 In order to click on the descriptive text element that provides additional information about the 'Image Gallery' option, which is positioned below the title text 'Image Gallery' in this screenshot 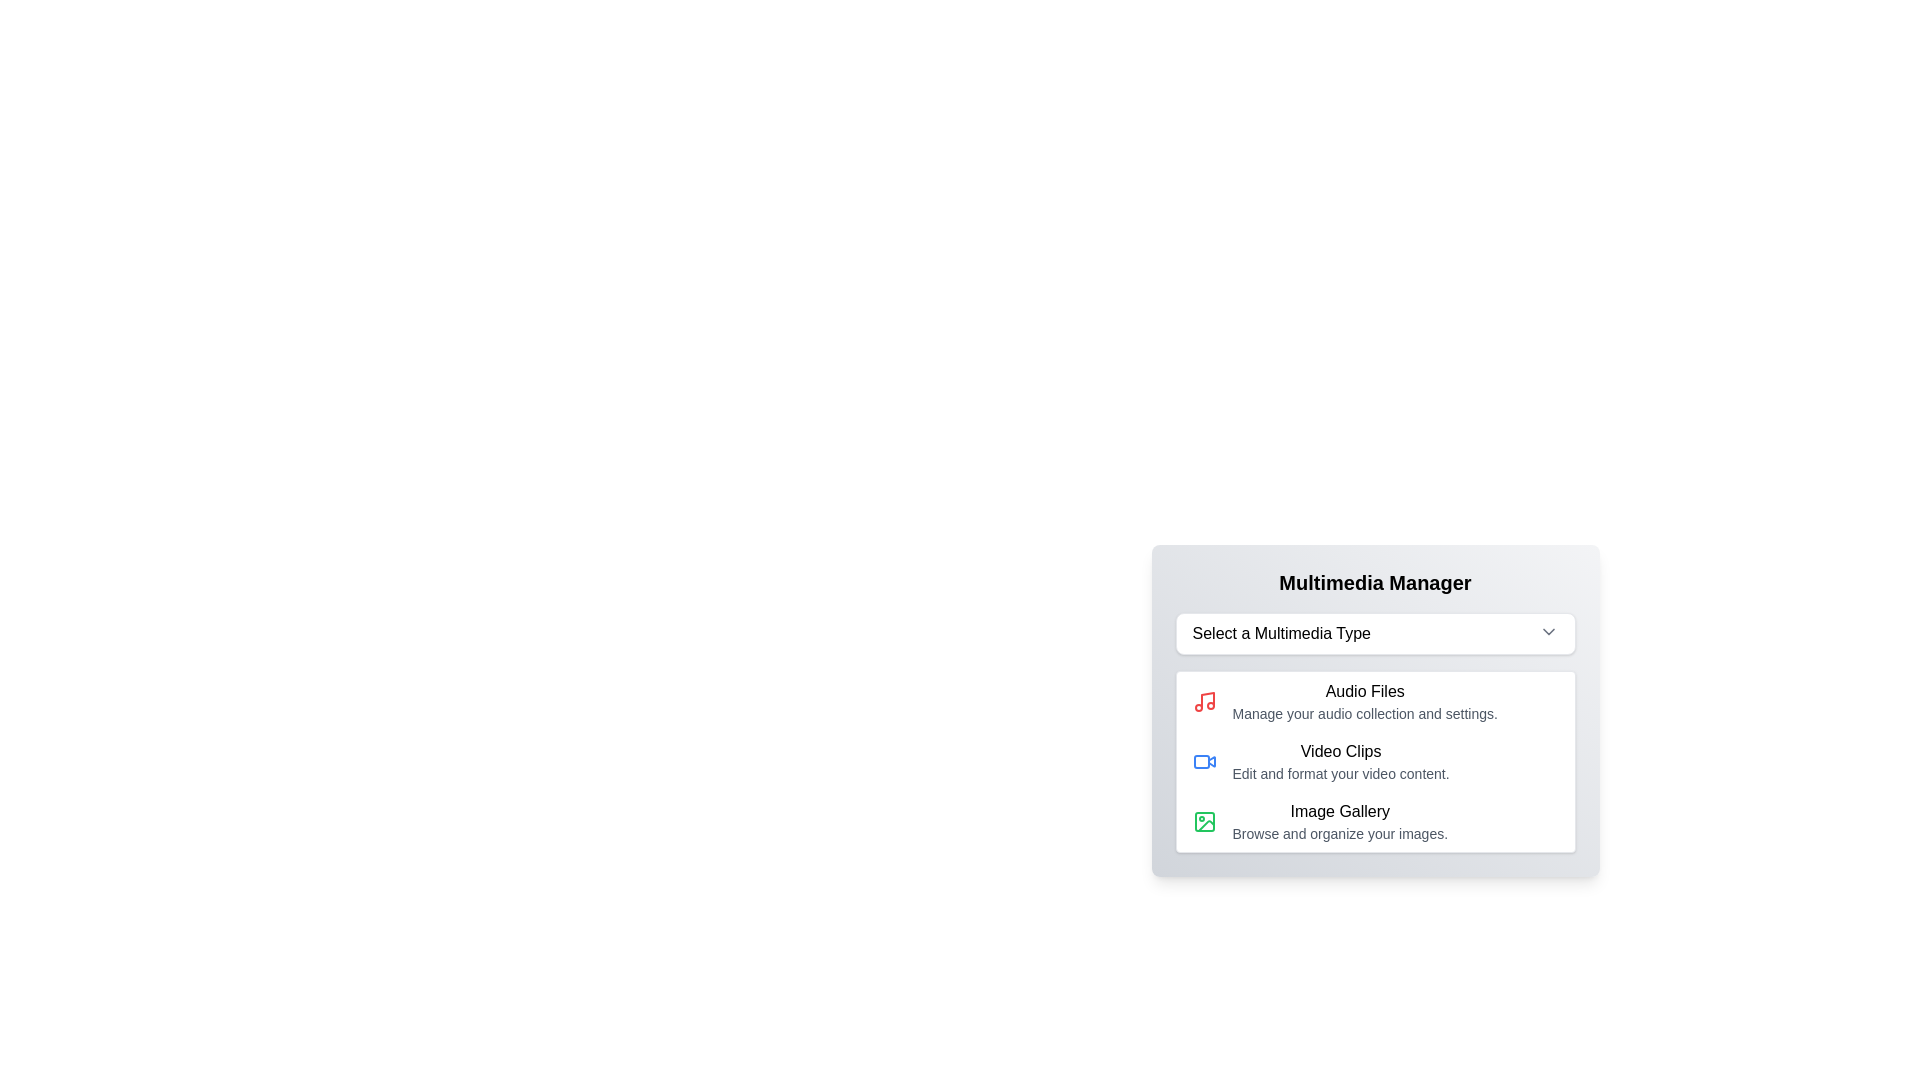, I will do `click(1340, 833)`.